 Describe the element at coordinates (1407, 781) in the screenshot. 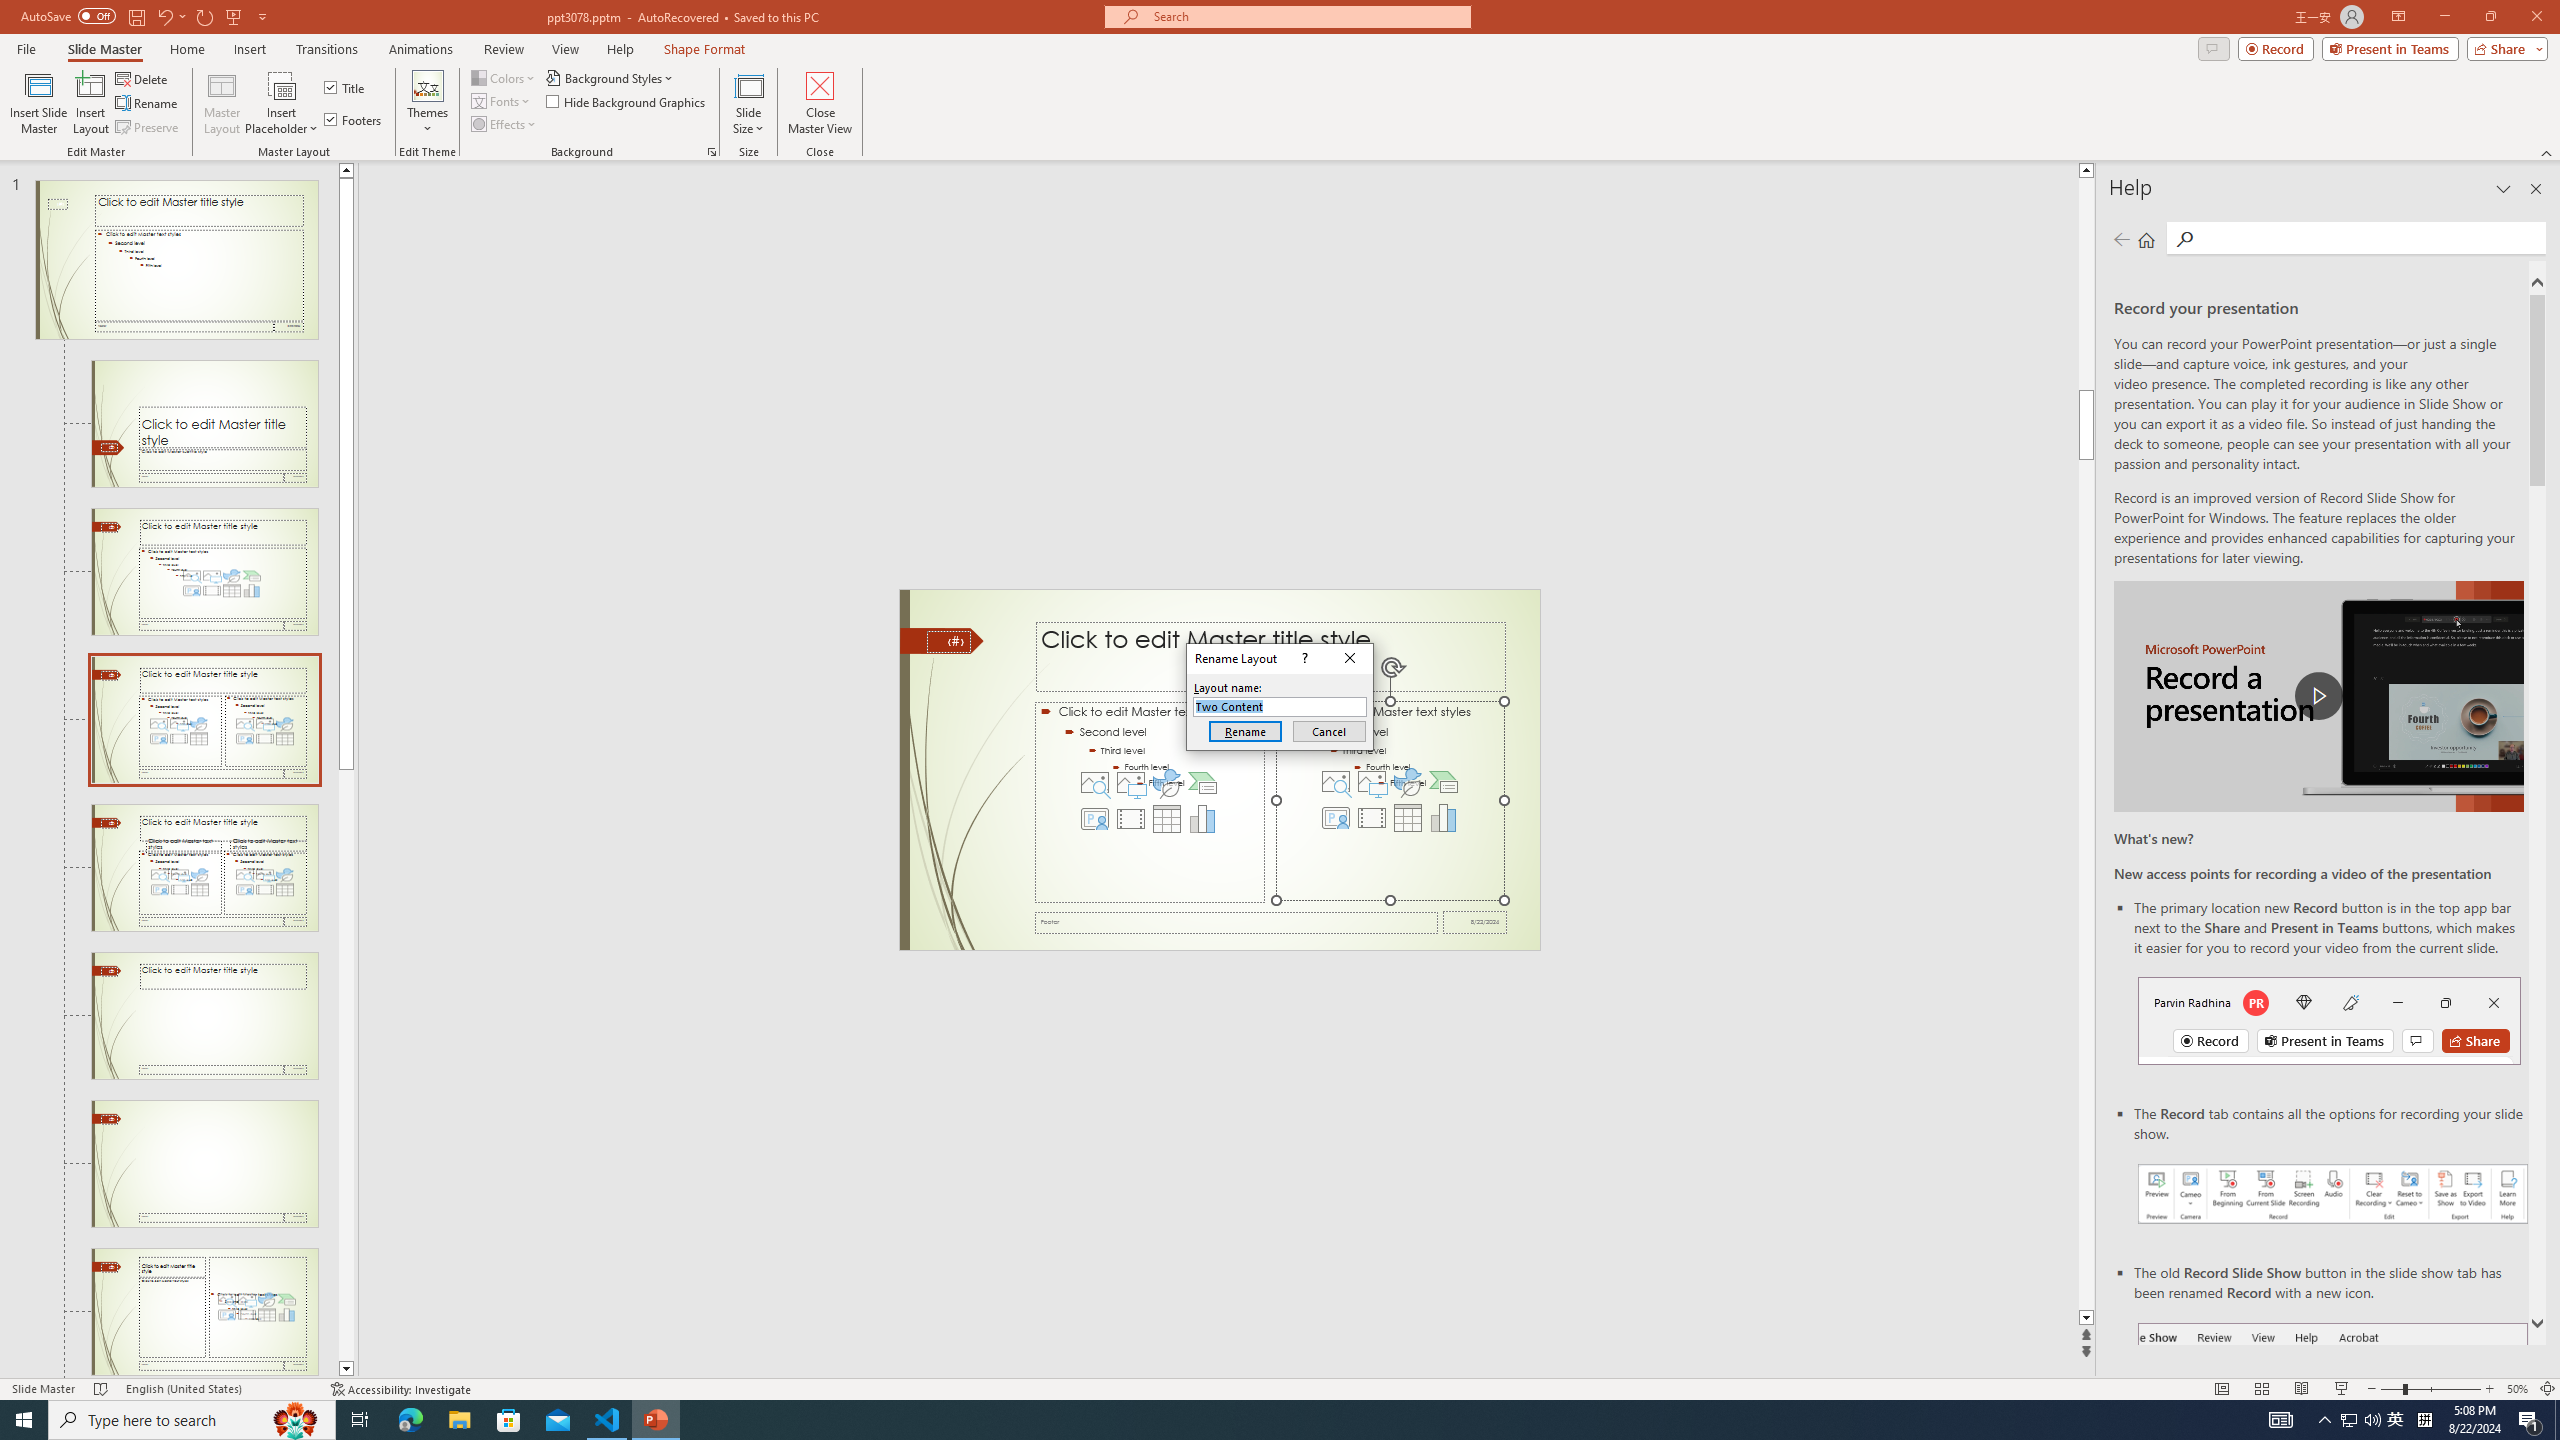

I see `'Insert an Icon'` at that location.